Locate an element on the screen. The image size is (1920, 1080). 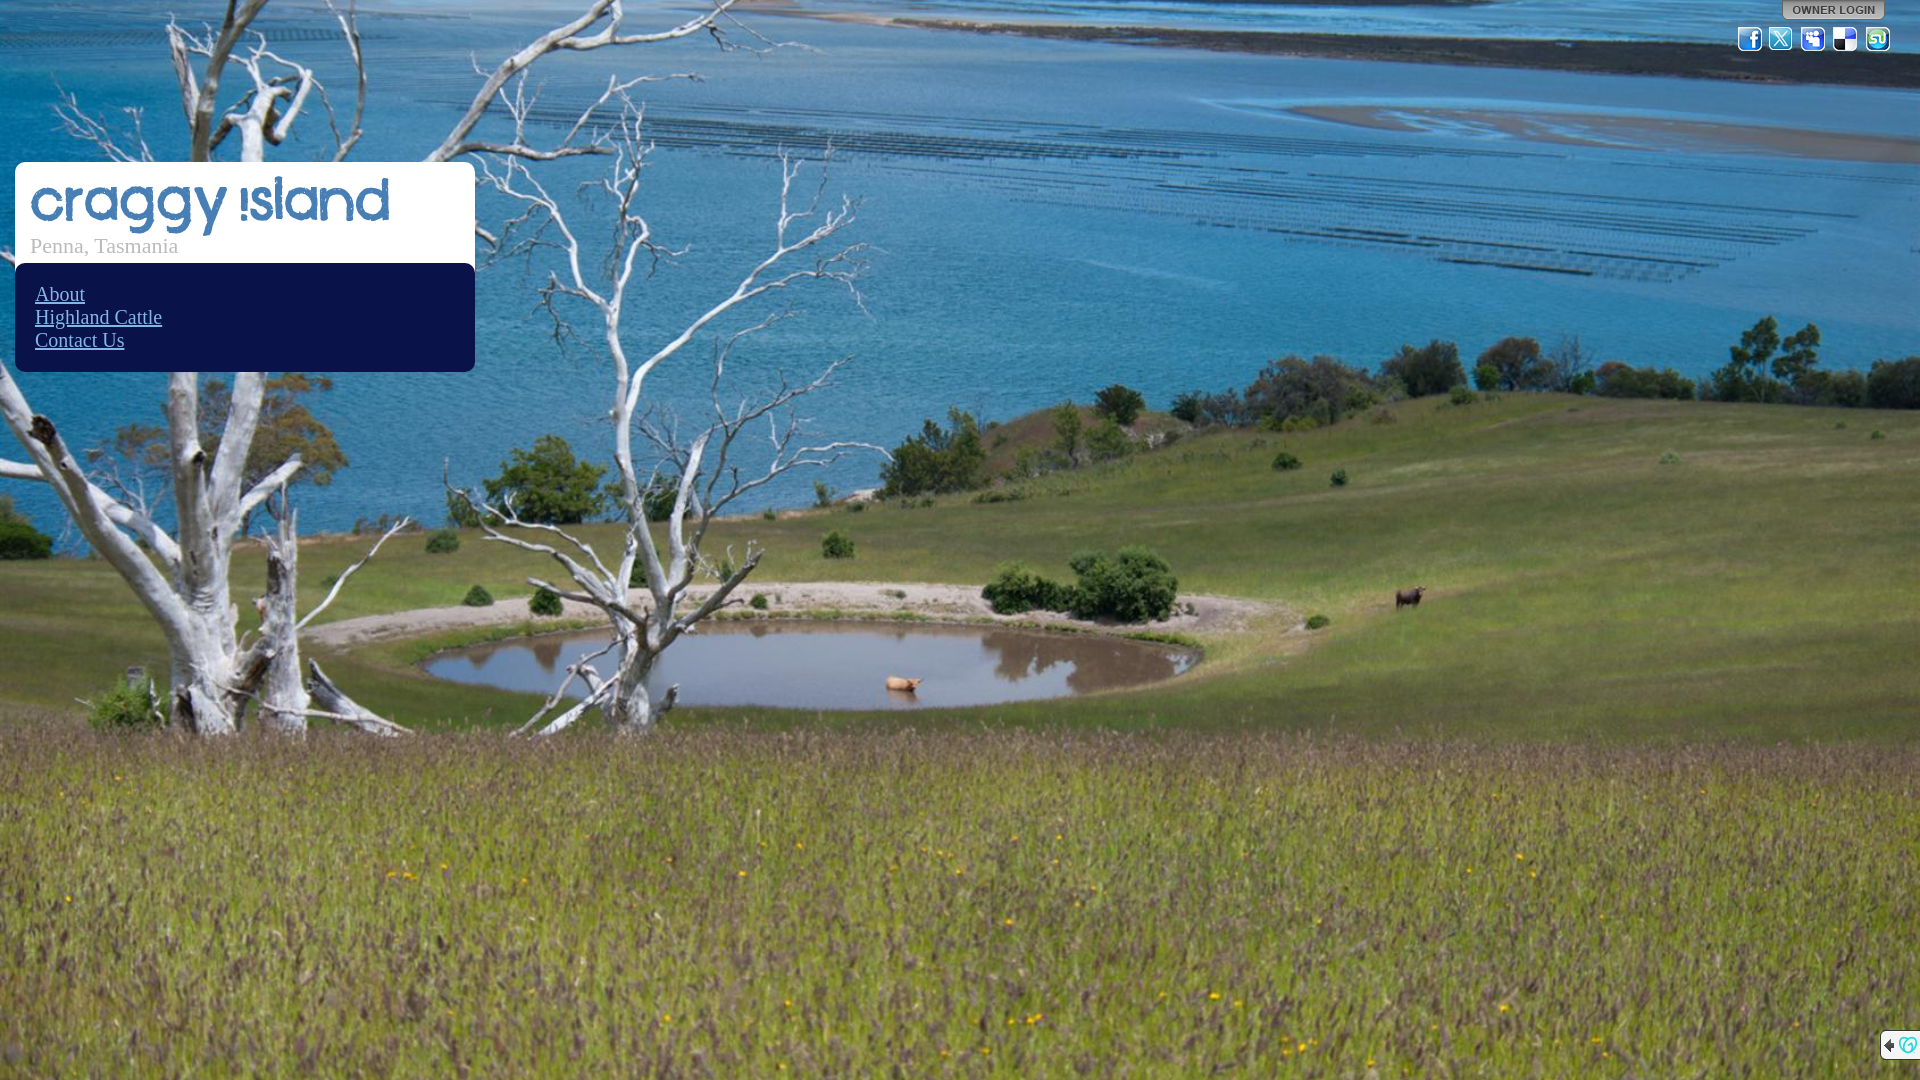
'Del.icio.us' is located at coordinates (1845, 38).